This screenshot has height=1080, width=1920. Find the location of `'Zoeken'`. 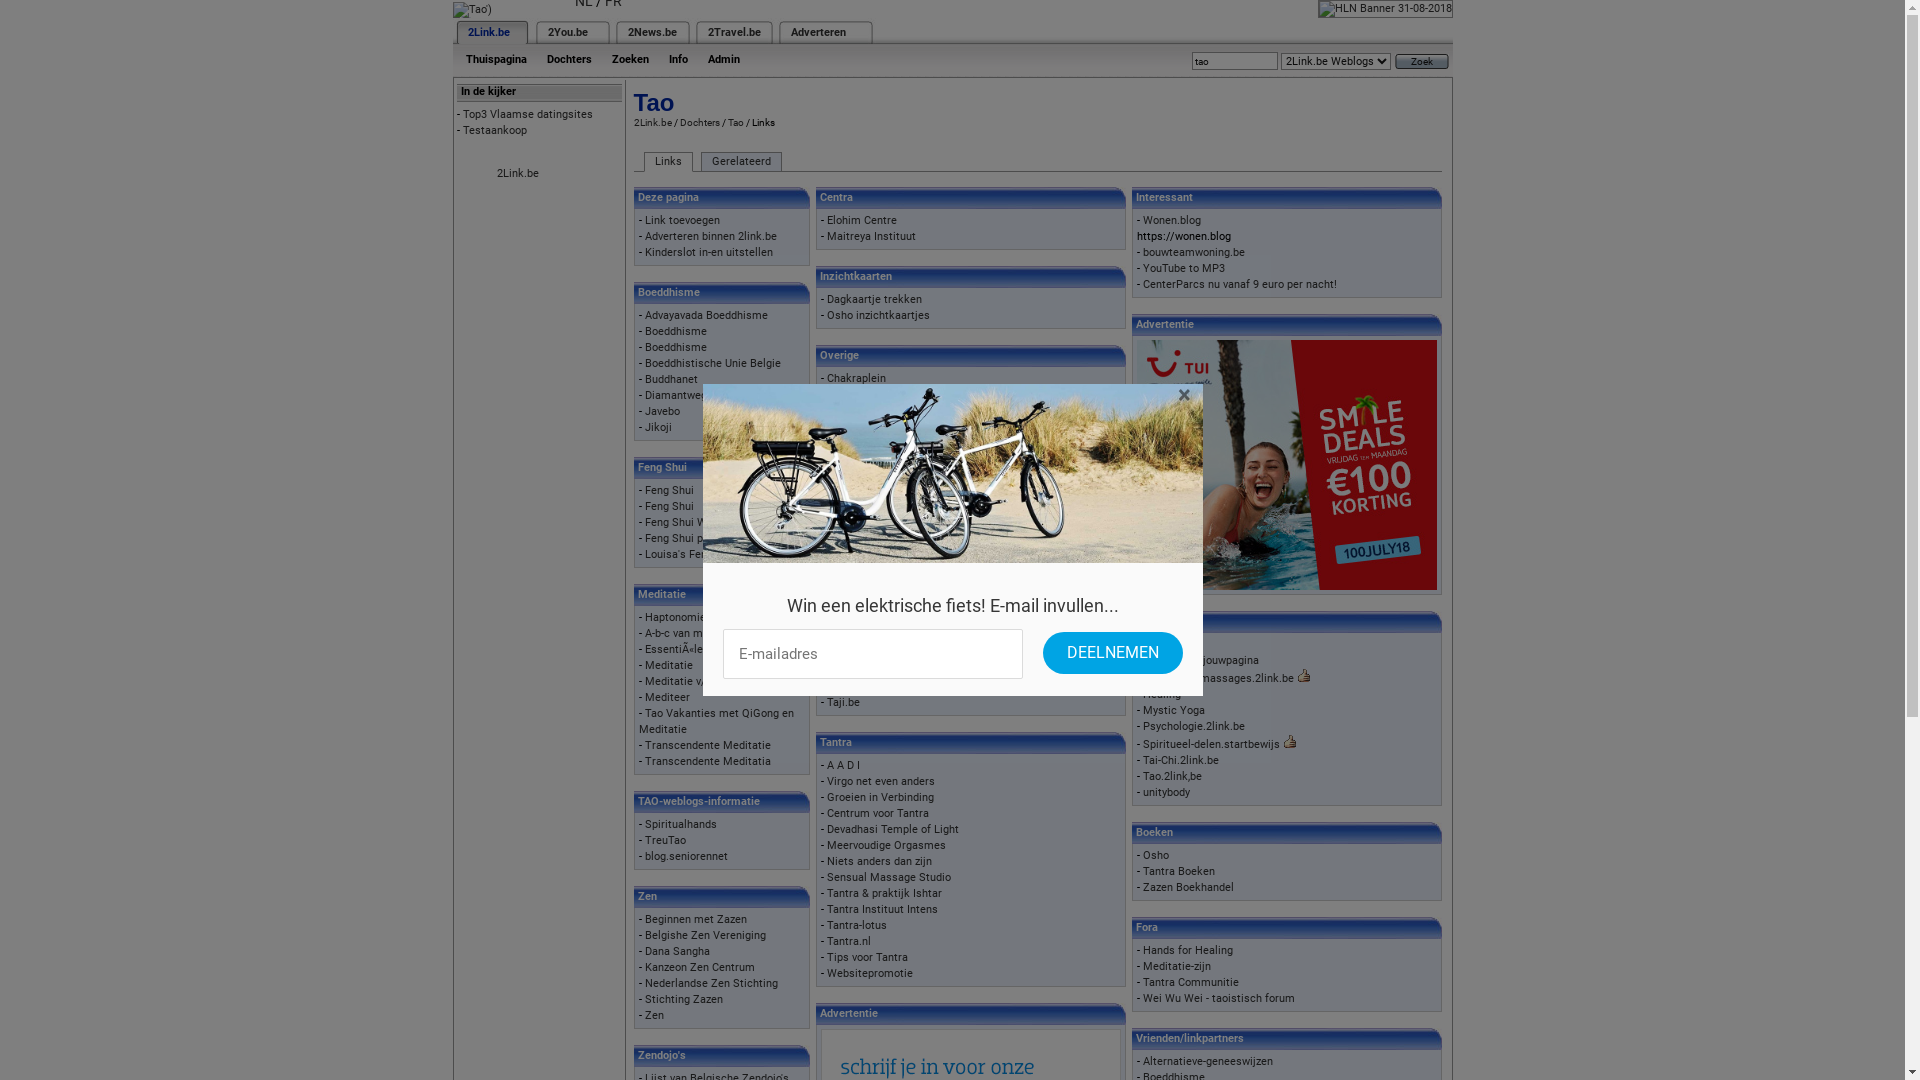

'Zoeken' is located at coordinates (629, 58).